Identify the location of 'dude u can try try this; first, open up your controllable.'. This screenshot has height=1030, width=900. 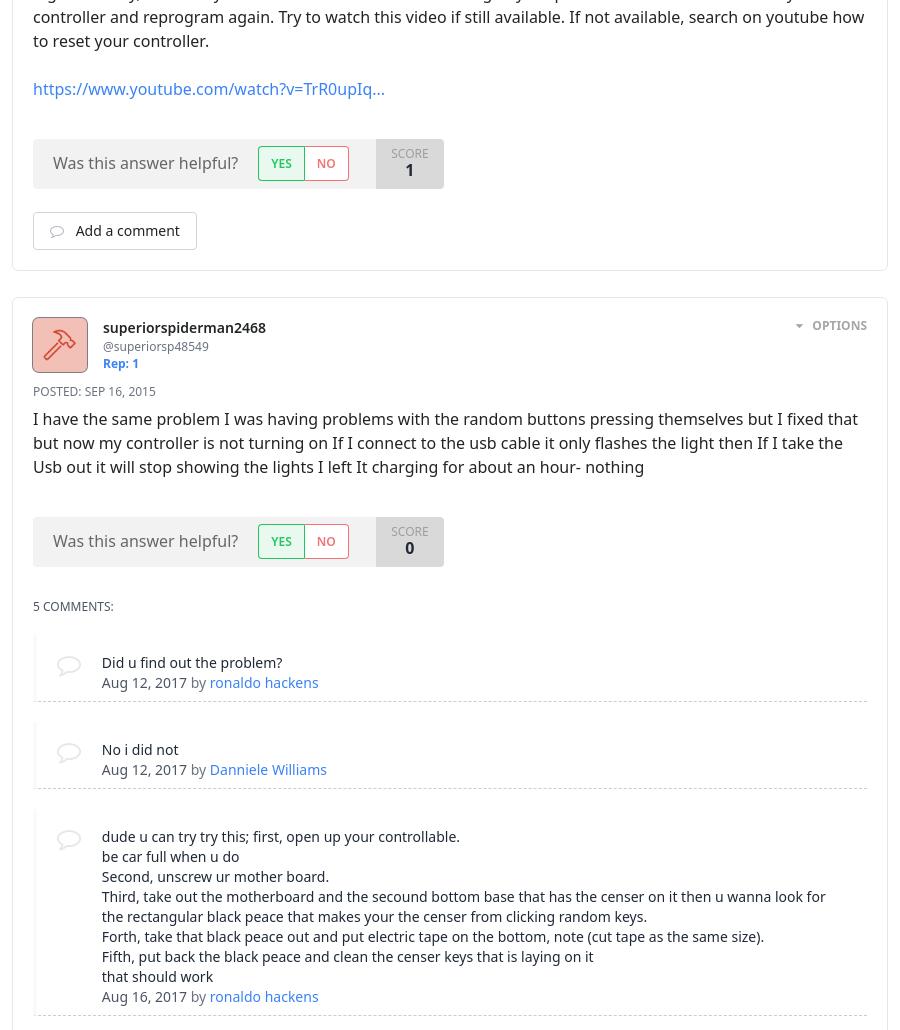
(279, 834).